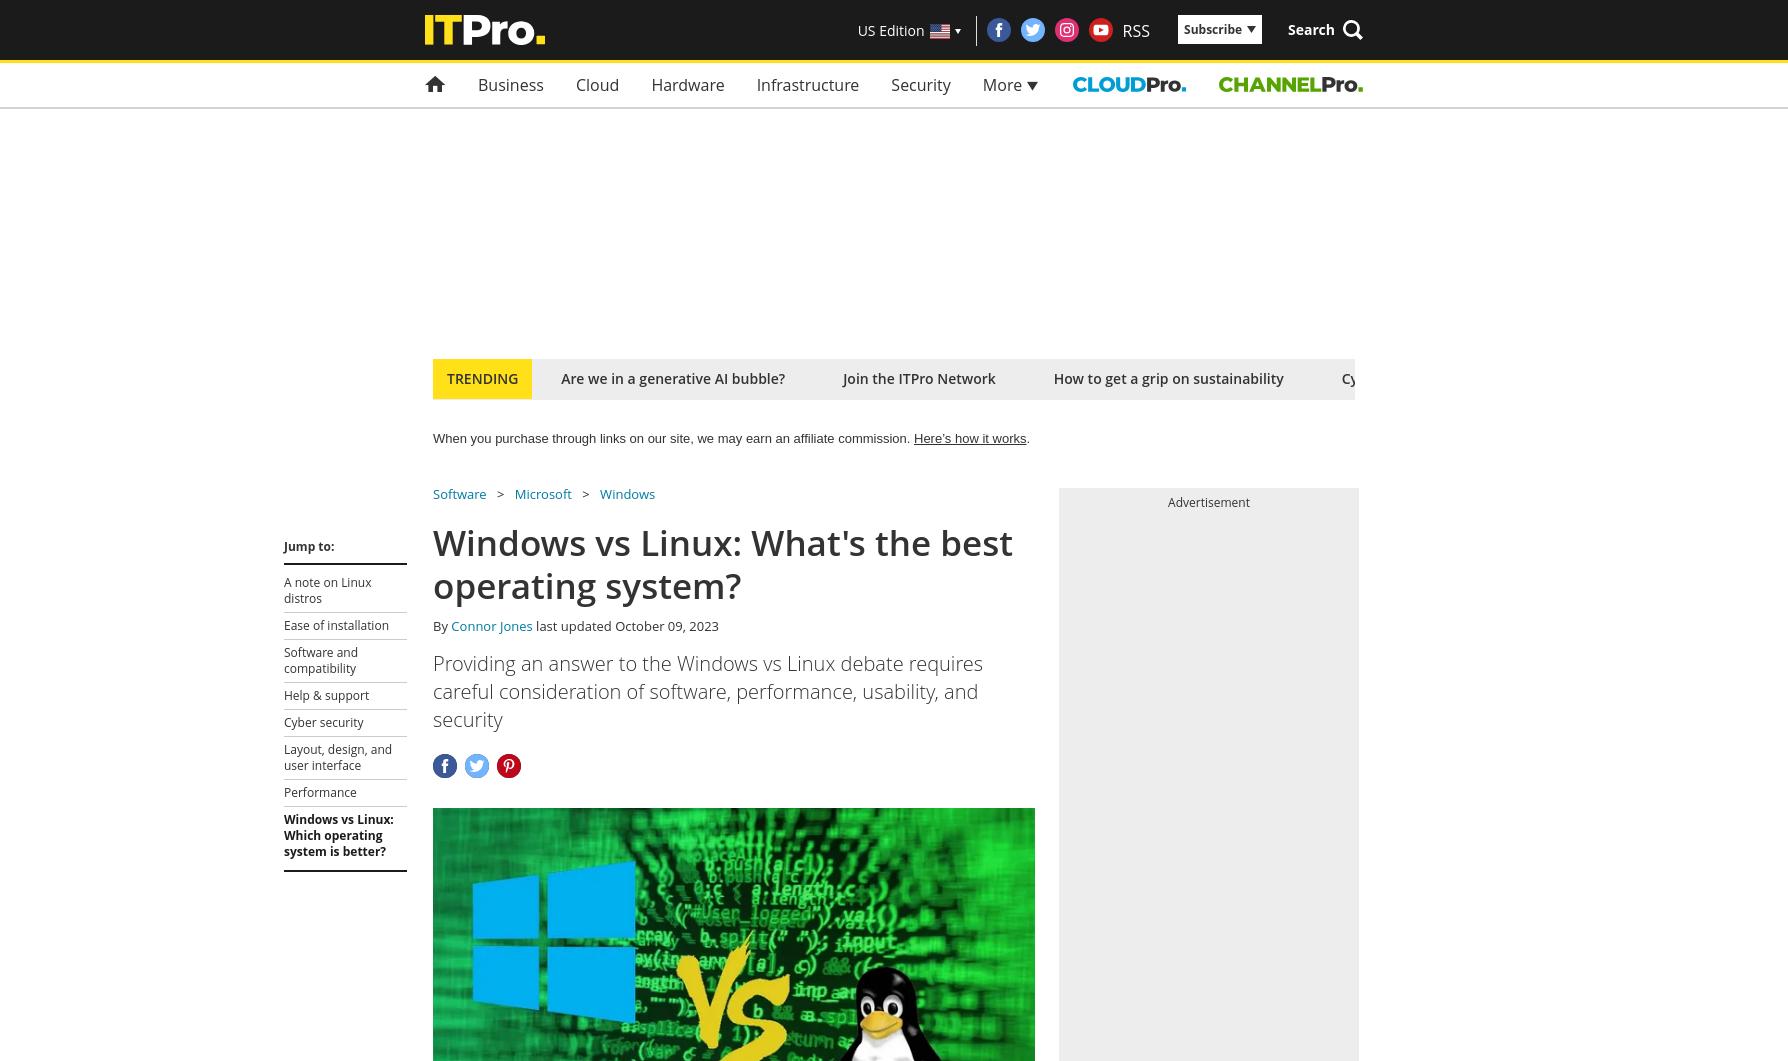 This screenshot has width=1788, height=1061. I want to click on 'last updated', so click(573, 624).